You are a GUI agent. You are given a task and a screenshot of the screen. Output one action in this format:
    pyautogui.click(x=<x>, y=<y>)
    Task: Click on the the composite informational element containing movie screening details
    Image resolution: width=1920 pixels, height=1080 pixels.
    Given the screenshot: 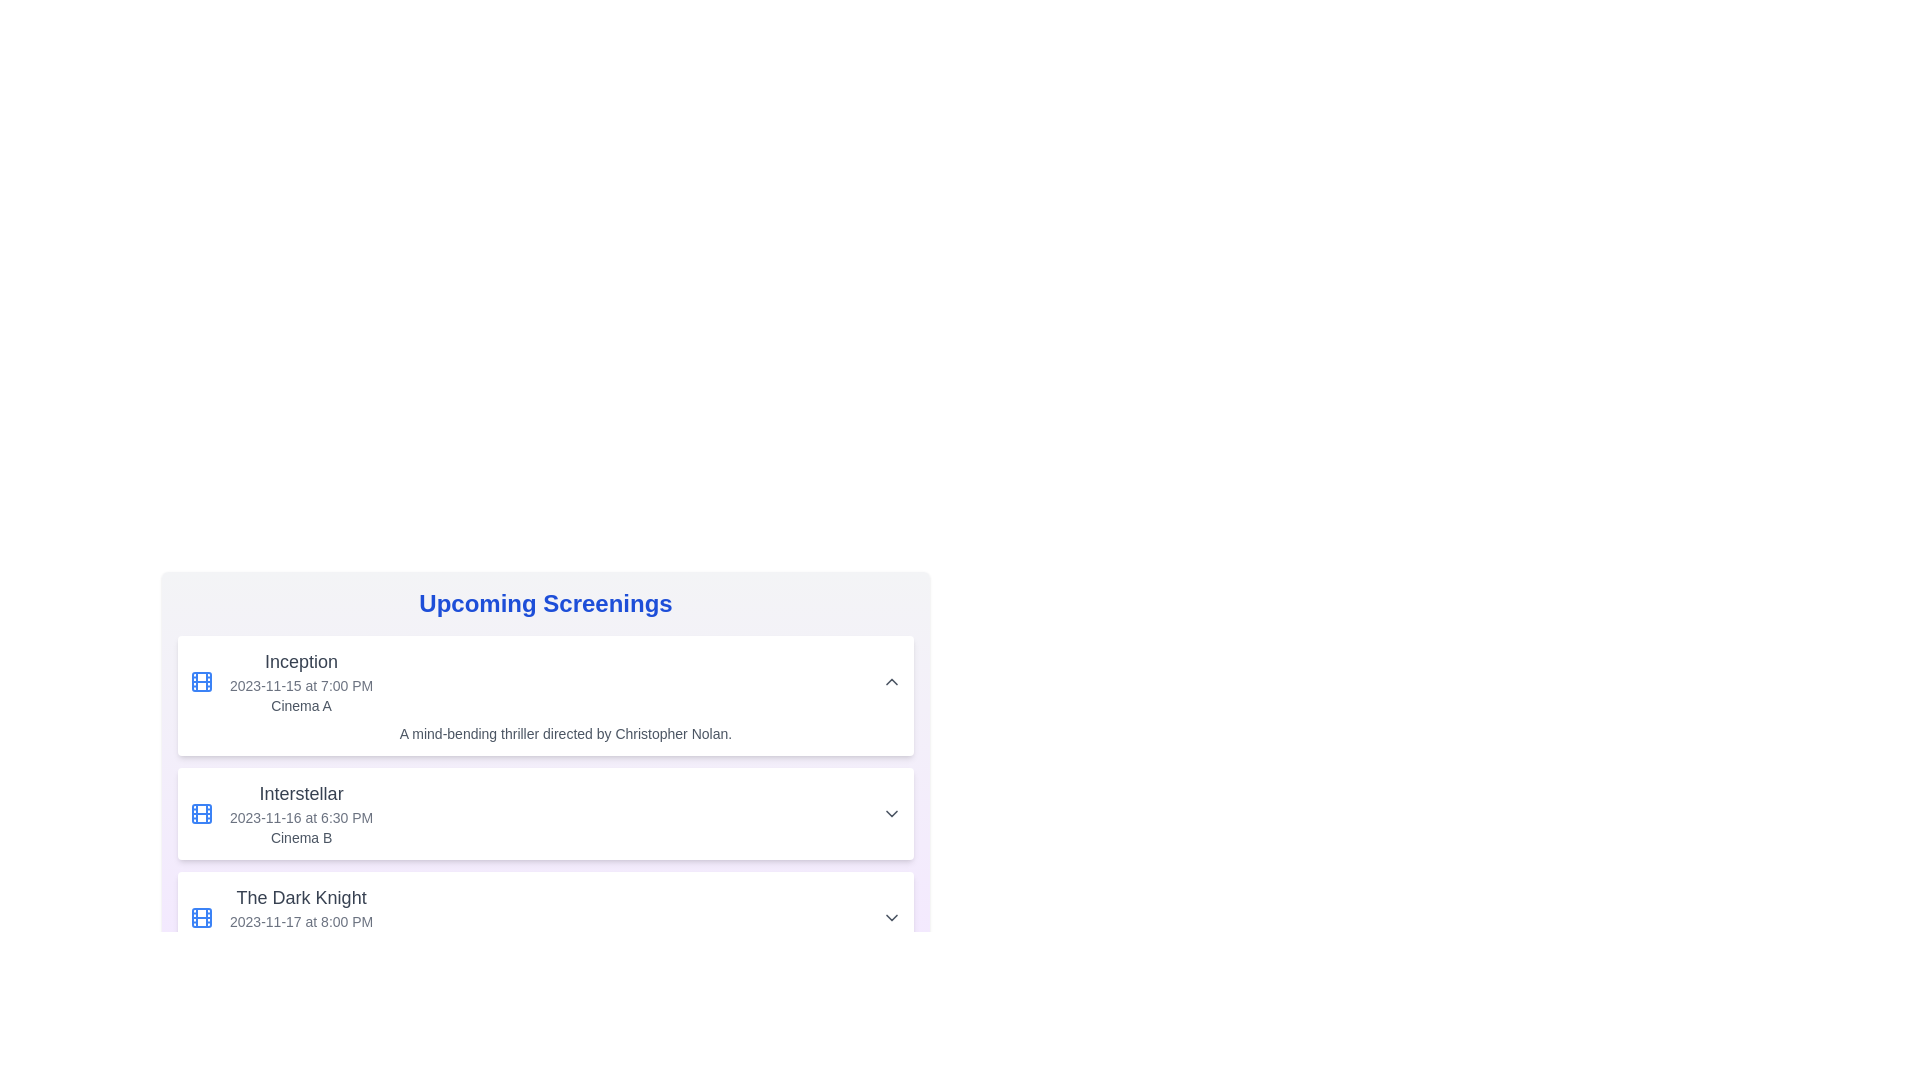 What is the action you would take?
    pyautogui.click(x=280, y=813)
    